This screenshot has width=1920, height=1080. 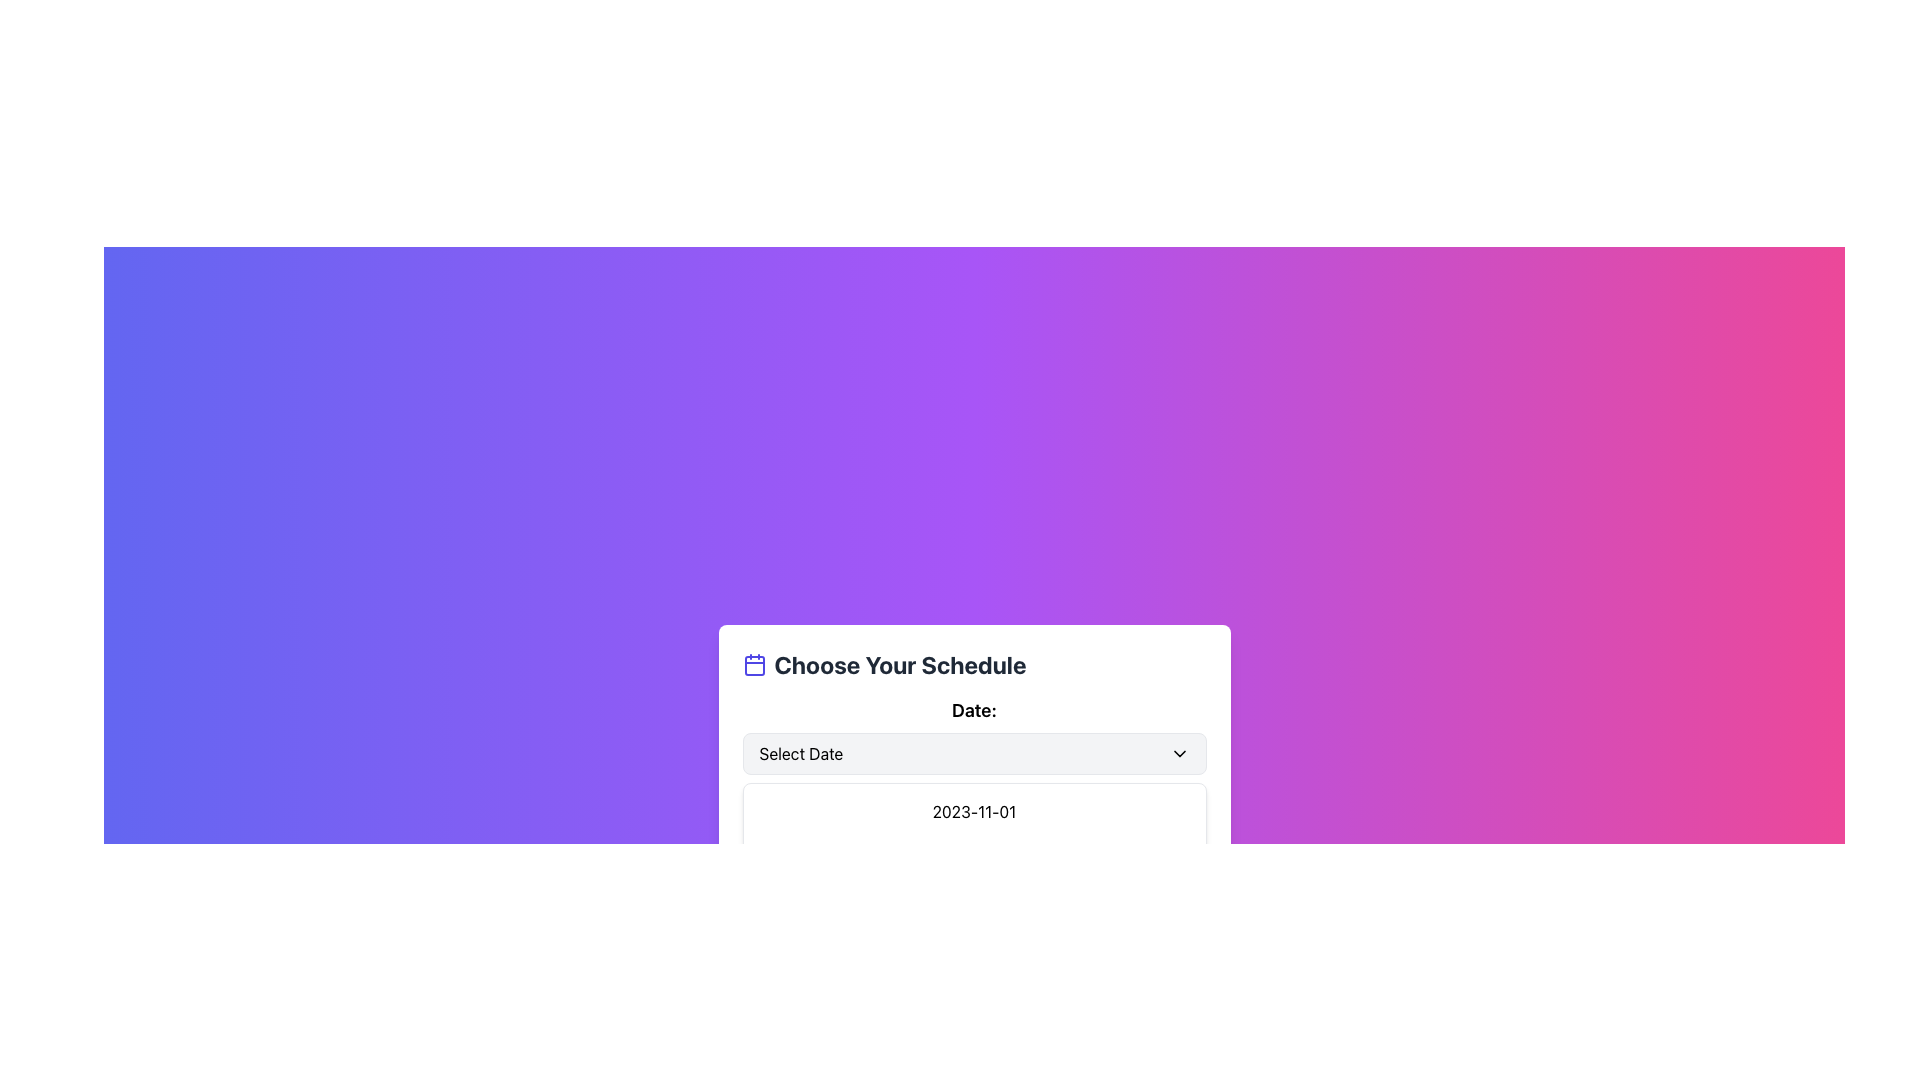 I want to click on the dropdown button for the 'Select Date' input field, so click(x=1179, y=753).